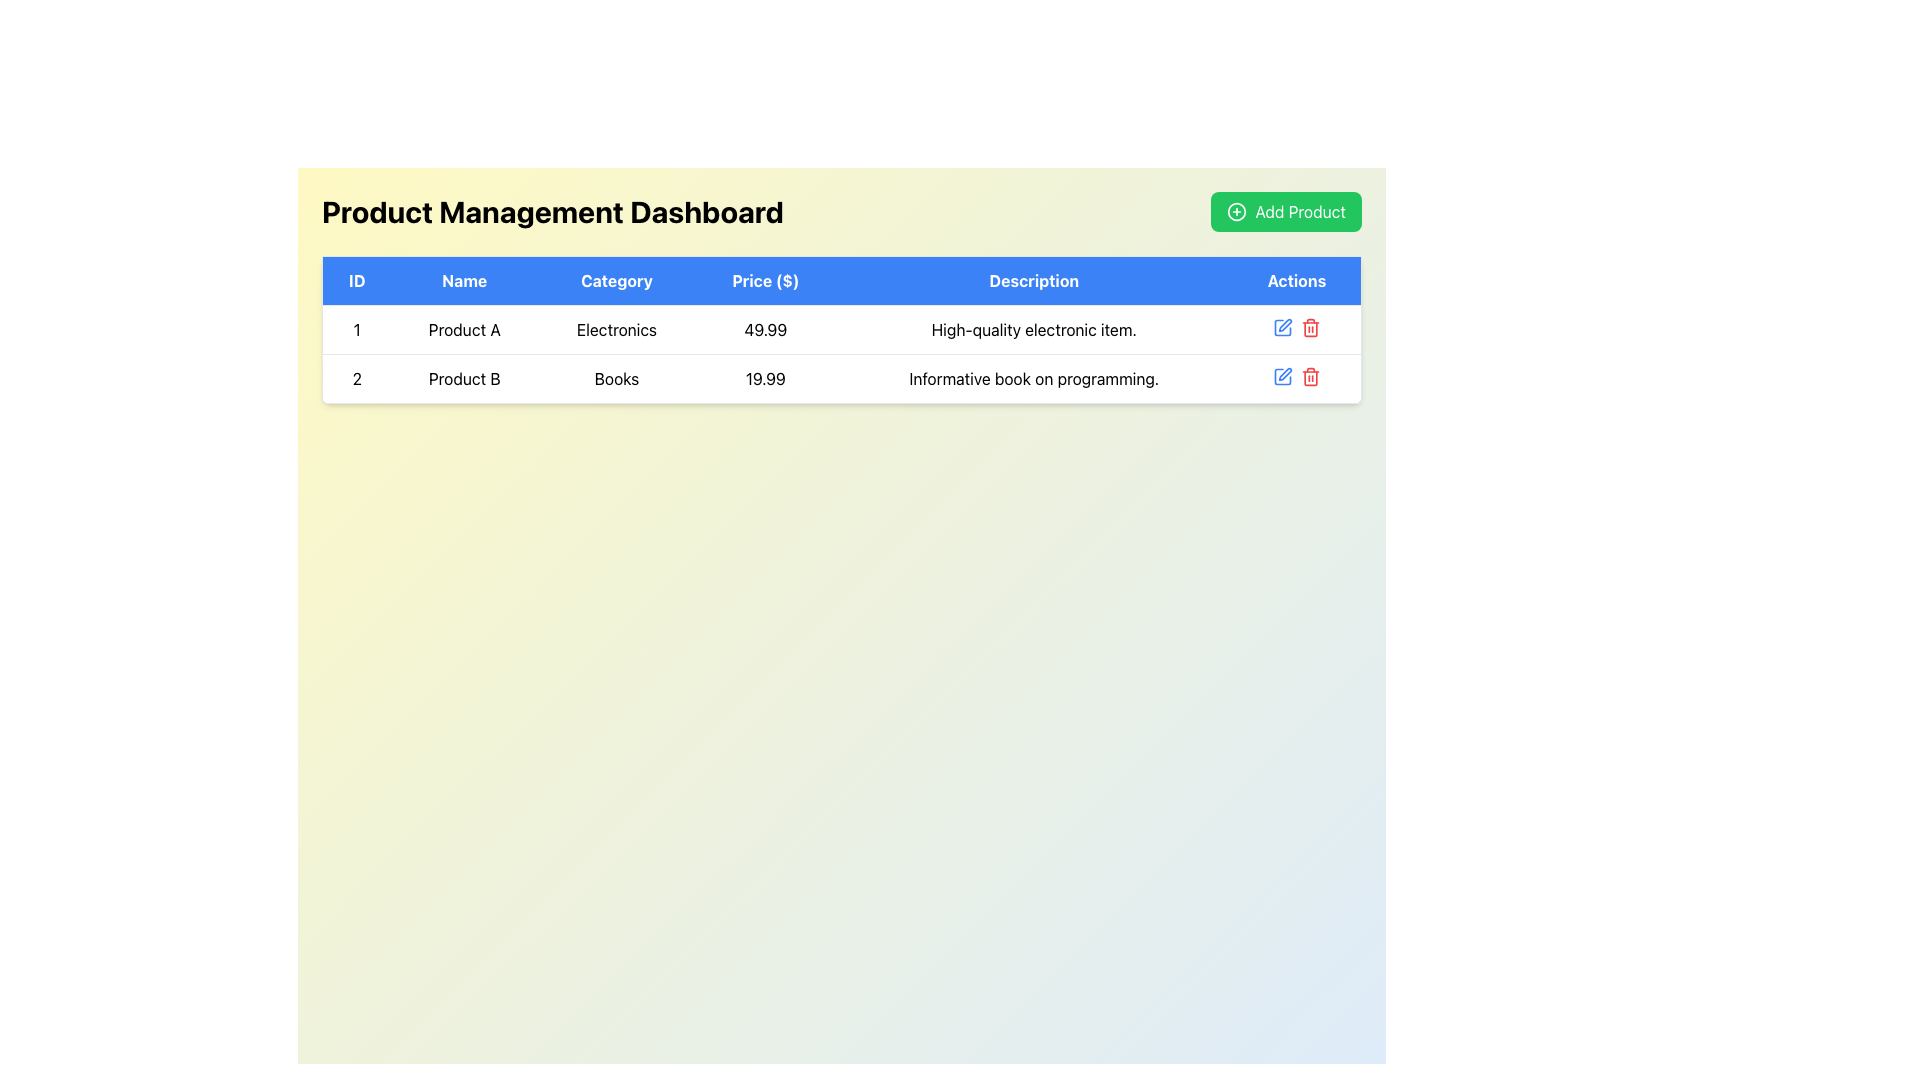 The image size is (1920, 1080). What do you see at coordinates (1282, 326) in the screenshot?
I see `the blue pen icon in the 'Actions' column of the first row of the table to initiate an edit operation` at bounding box center [1282, 326].